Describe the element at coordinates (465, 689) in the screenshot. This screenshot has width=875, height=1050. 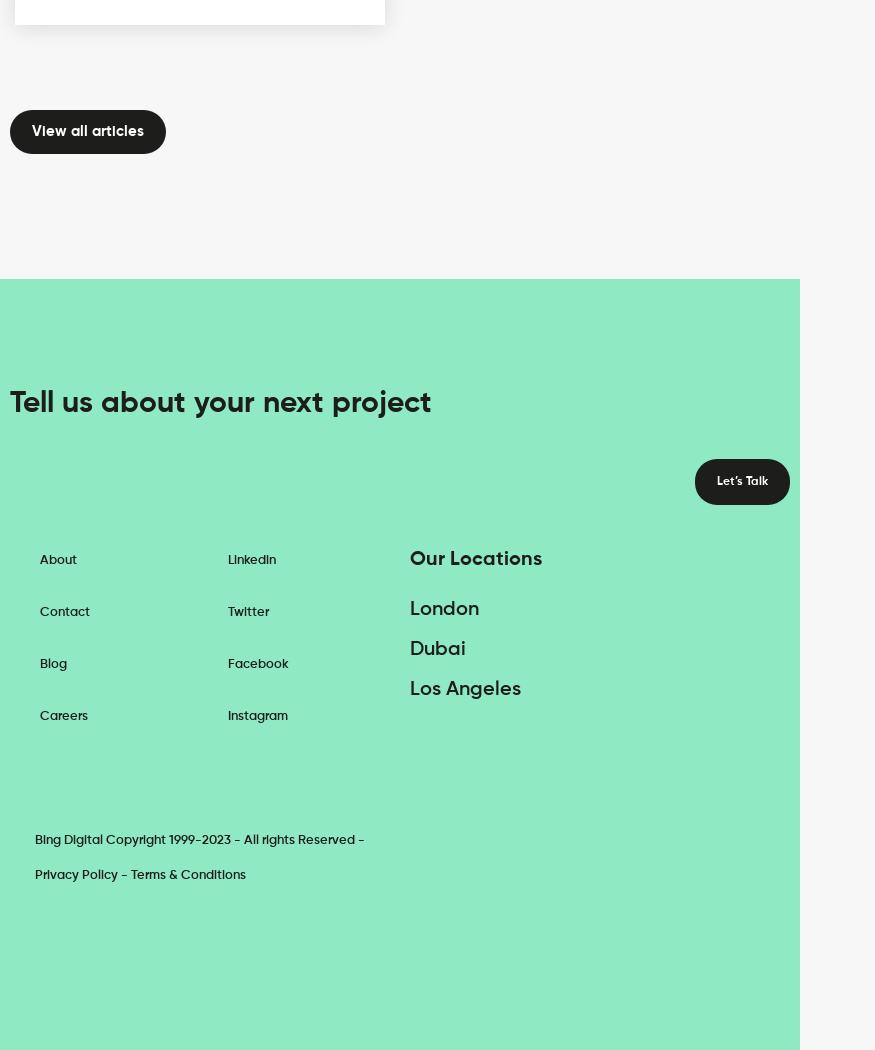
I see `'Los Angeles'` at that location.